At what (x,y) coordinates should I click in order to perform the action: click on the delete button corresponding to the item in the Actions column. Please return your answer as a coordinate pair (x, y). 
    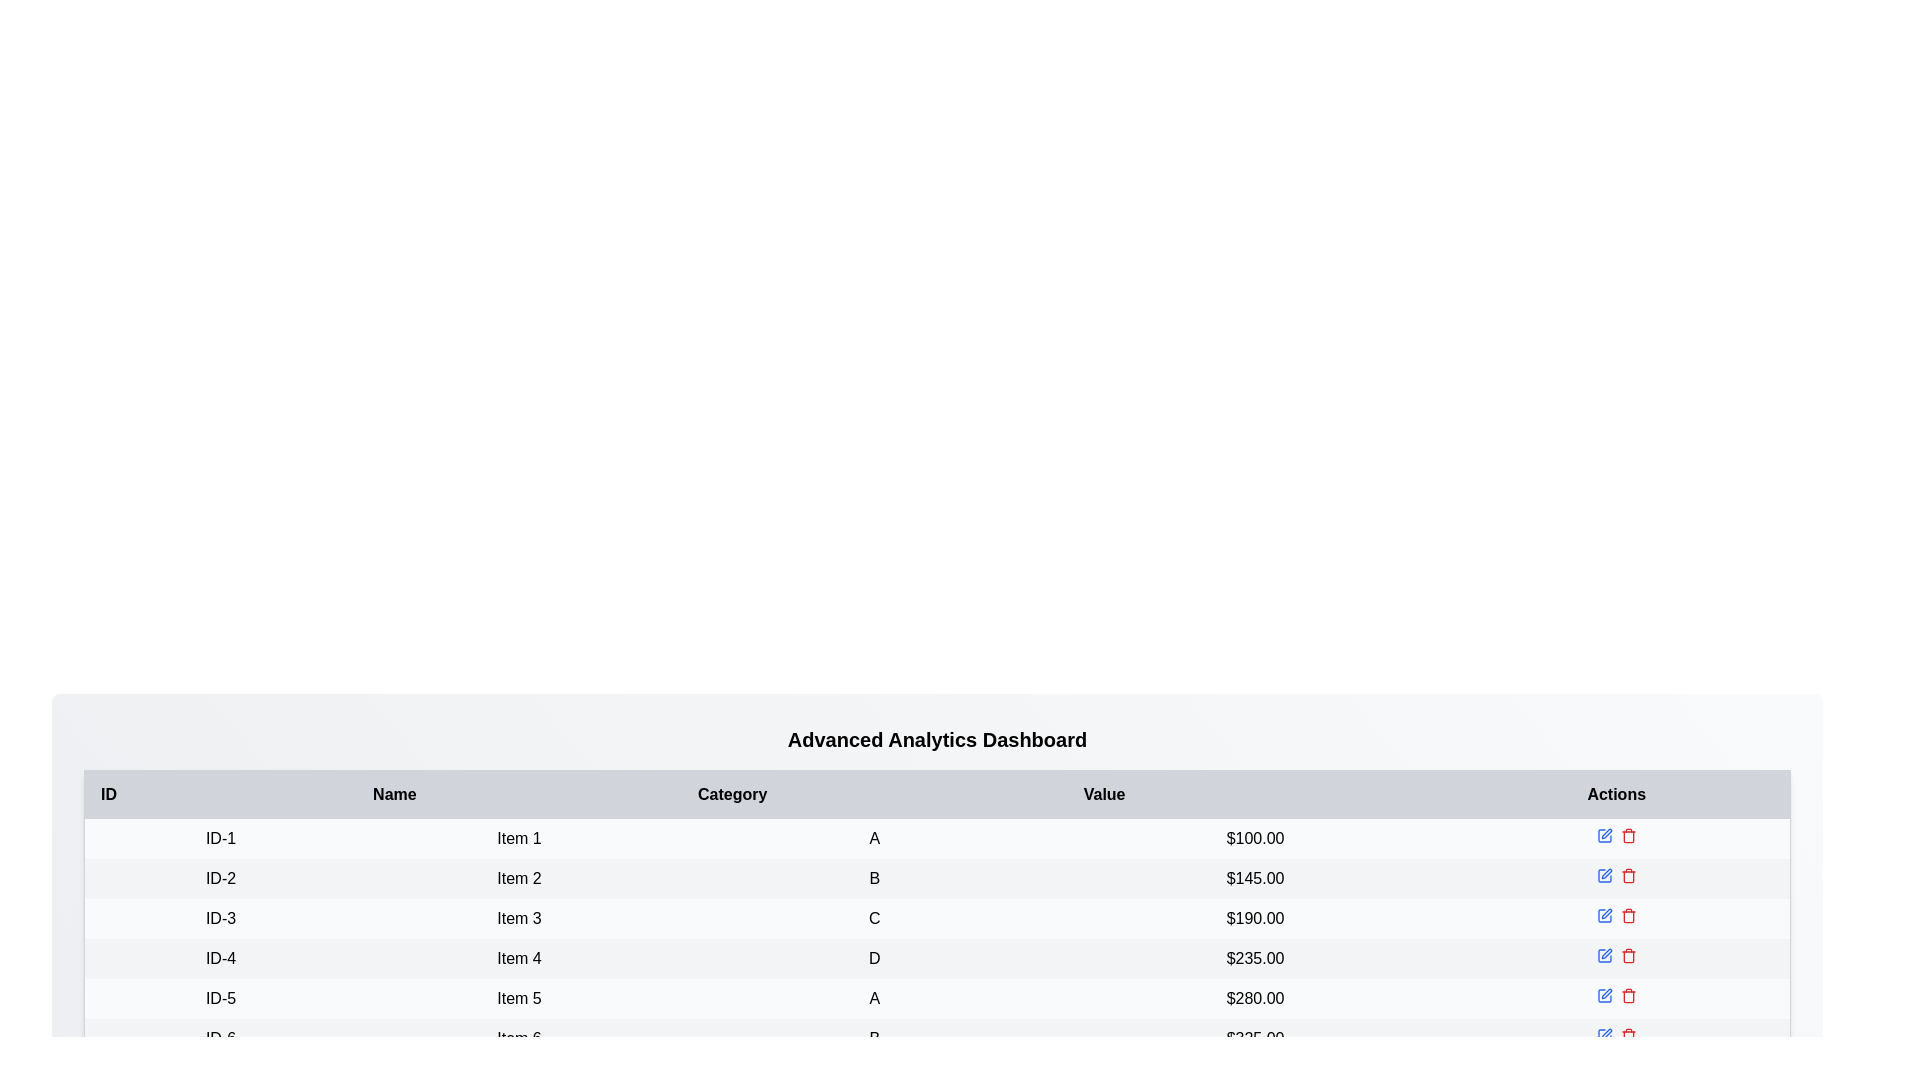
    Looking at the image, I should click on (1628, 836).